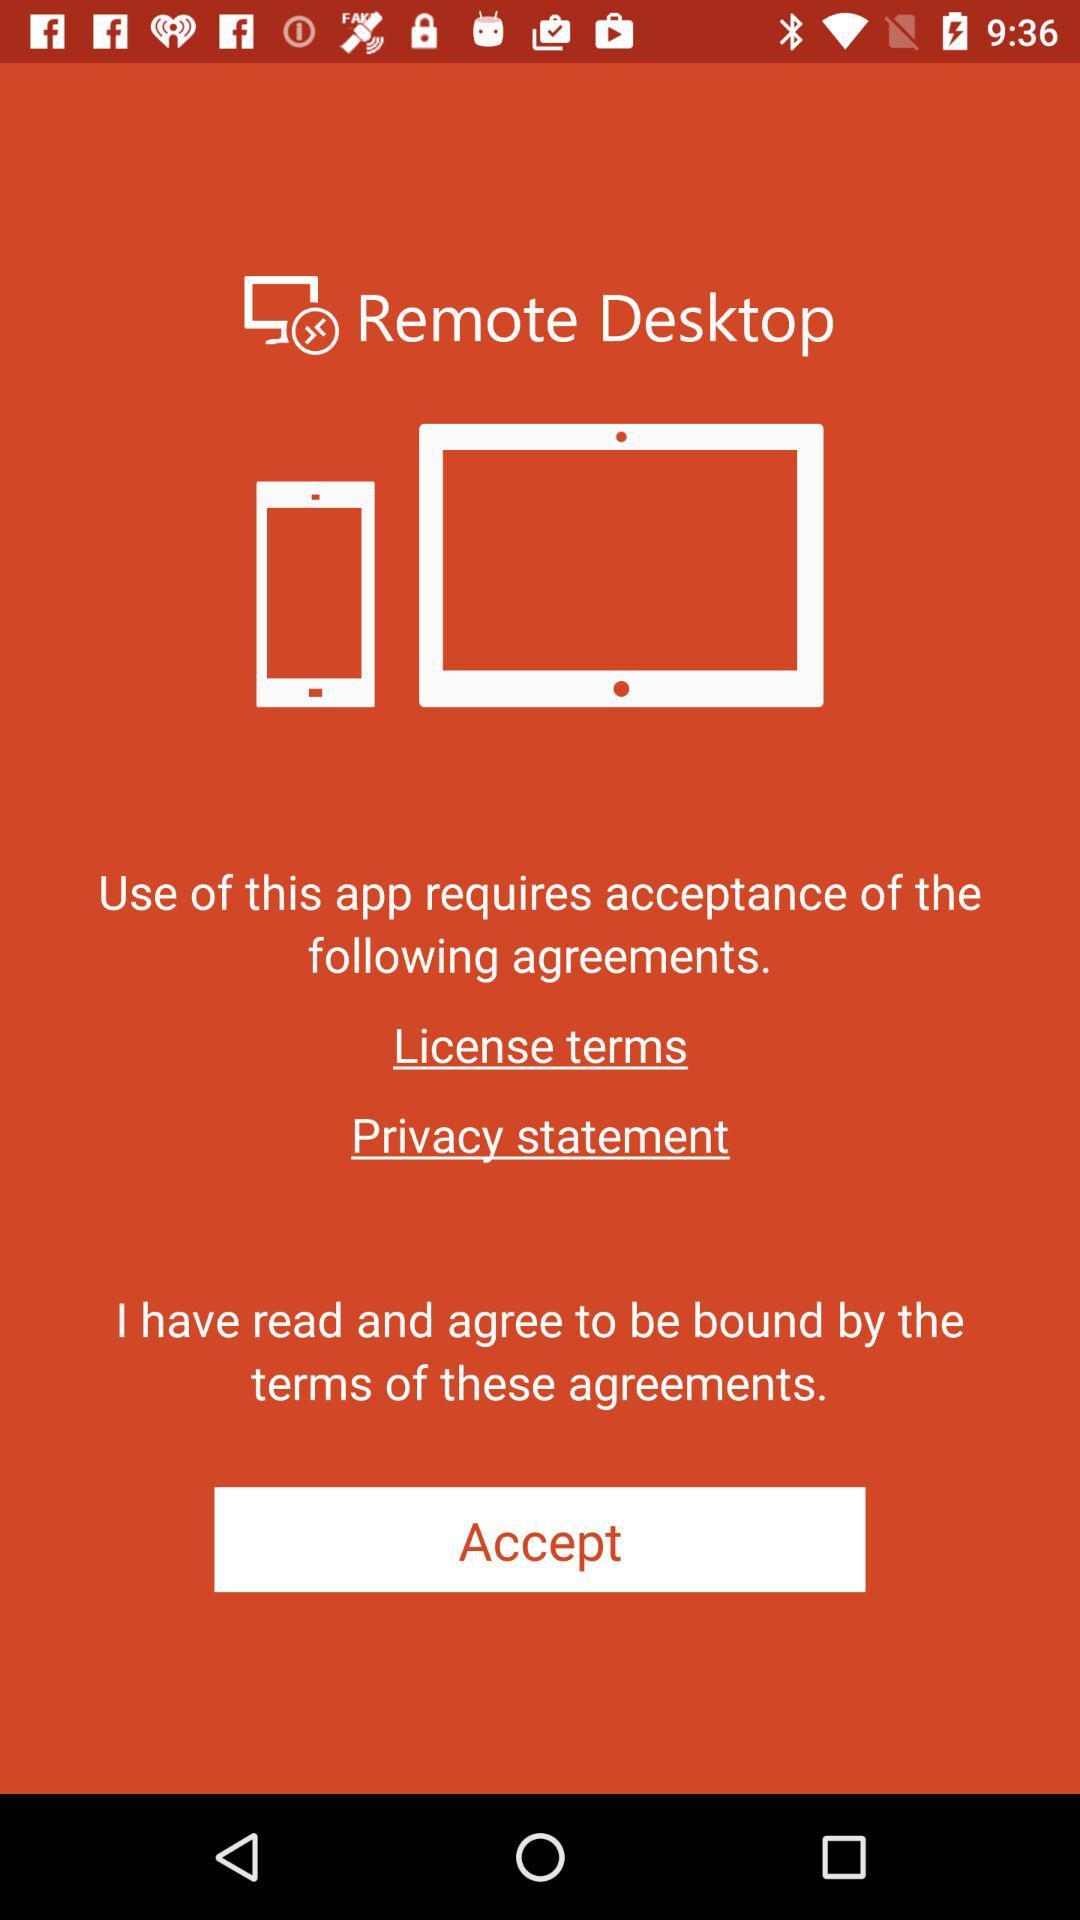 The width and height of the screenshot is (1080, 1920). What do you see at coordinates (540, 1134) in the screenshot?
I see `the privacy statement item` at bounding box center [540, 1134].